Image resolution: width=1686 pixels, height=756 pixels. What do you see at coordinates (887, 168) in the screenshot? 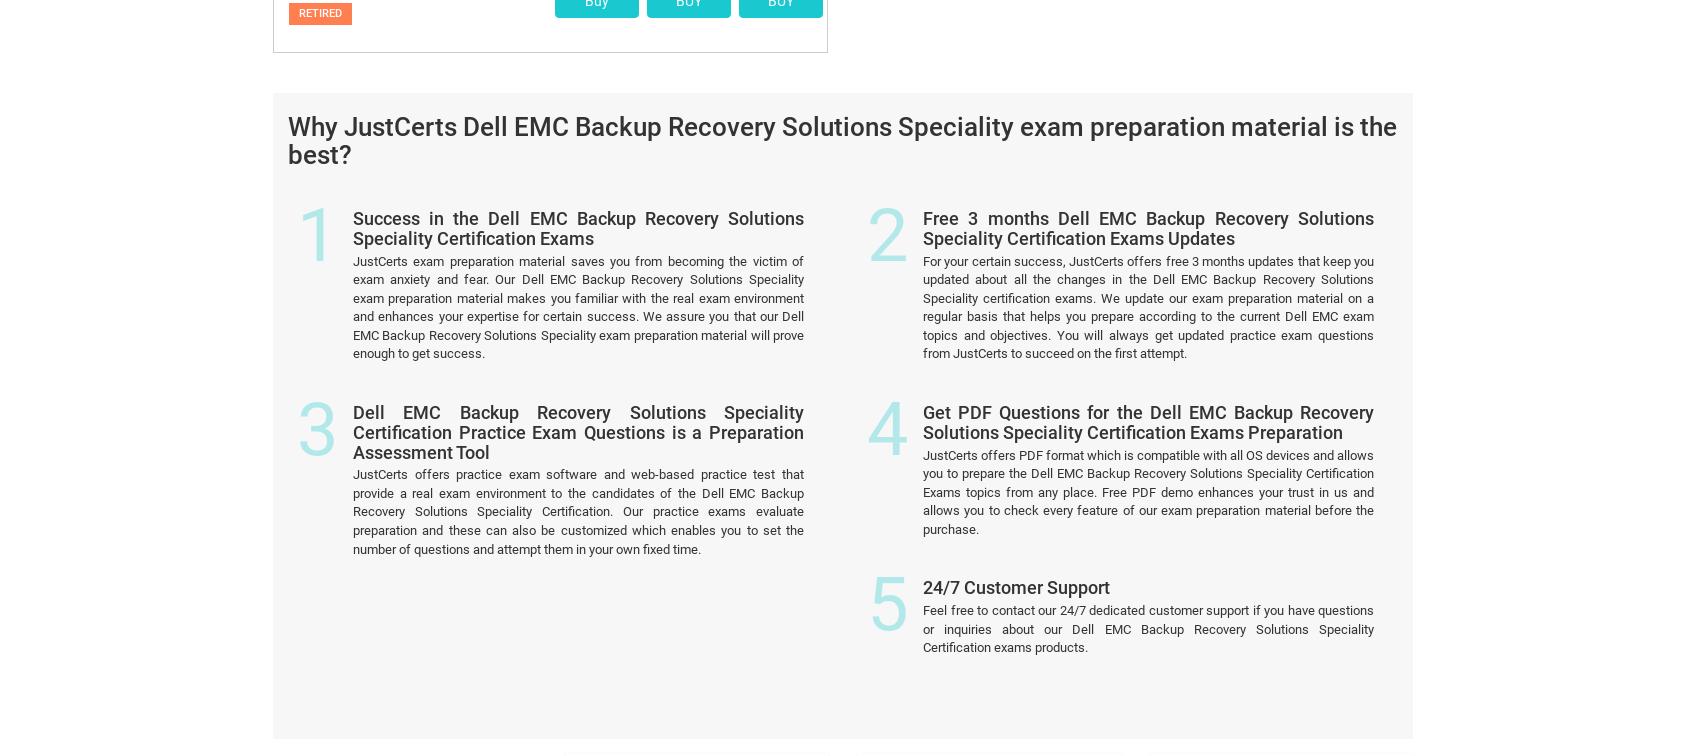
I see `'4'` at bounding box center [887, 168].